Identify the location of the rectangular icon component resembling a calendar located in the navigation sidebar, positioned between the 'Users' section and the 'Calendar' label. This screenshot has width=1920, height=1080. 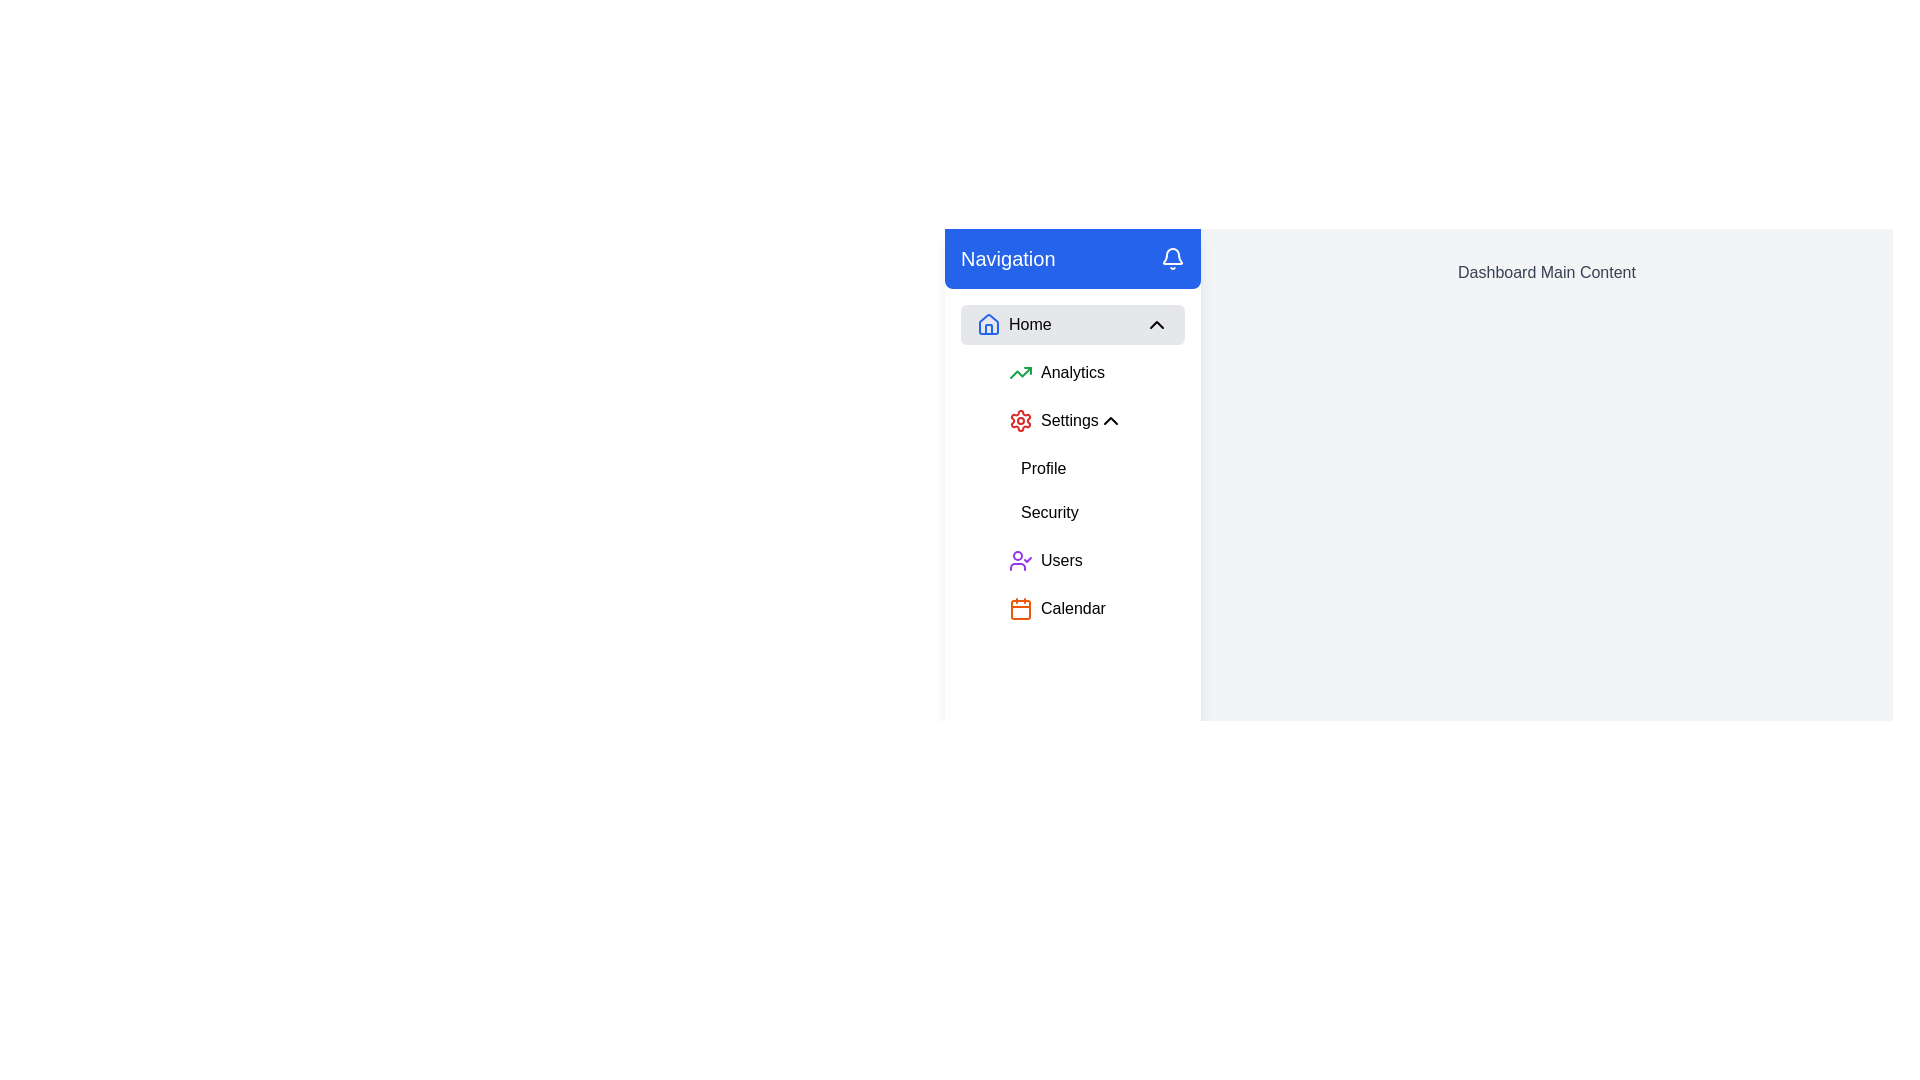
(1021, 608).